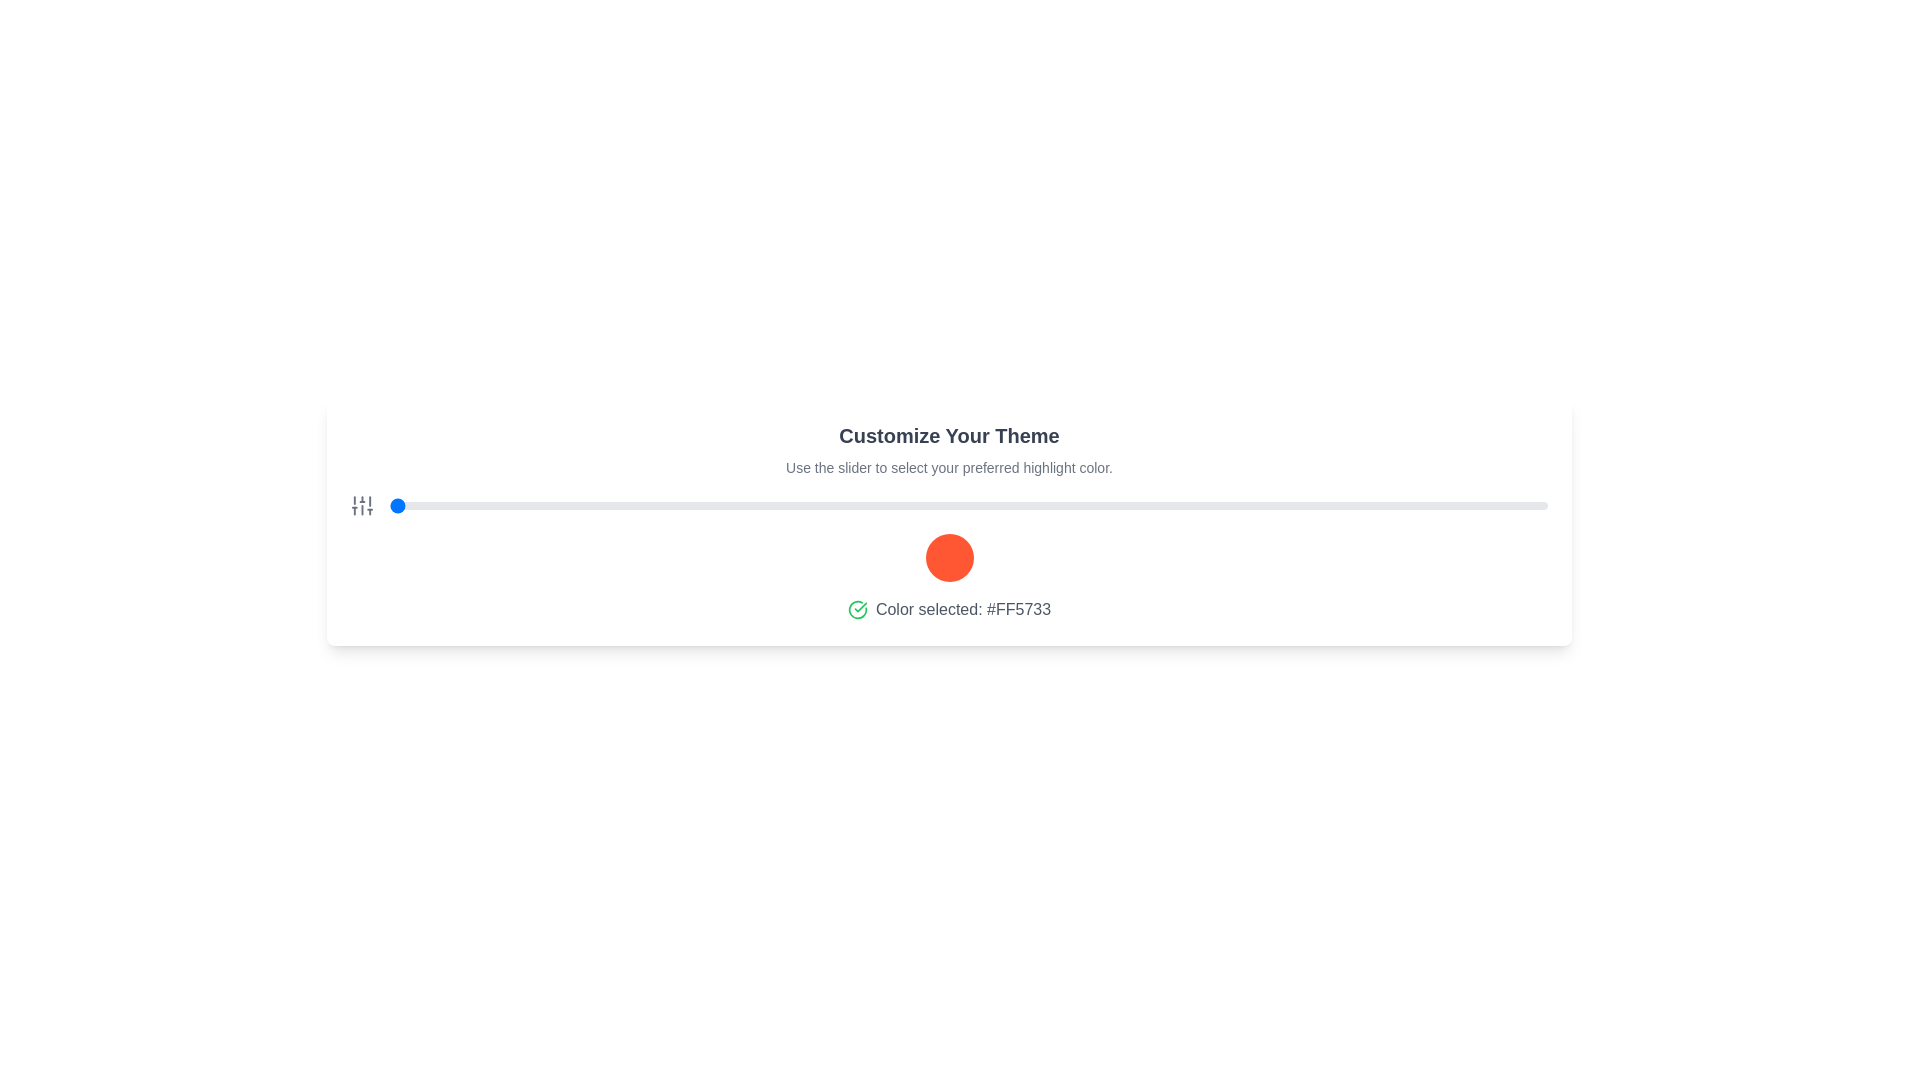 The image size is (1920, 1080). Describe the element at coordinates (1161, 504) in the screenshot. I see `the slider value` at that location.